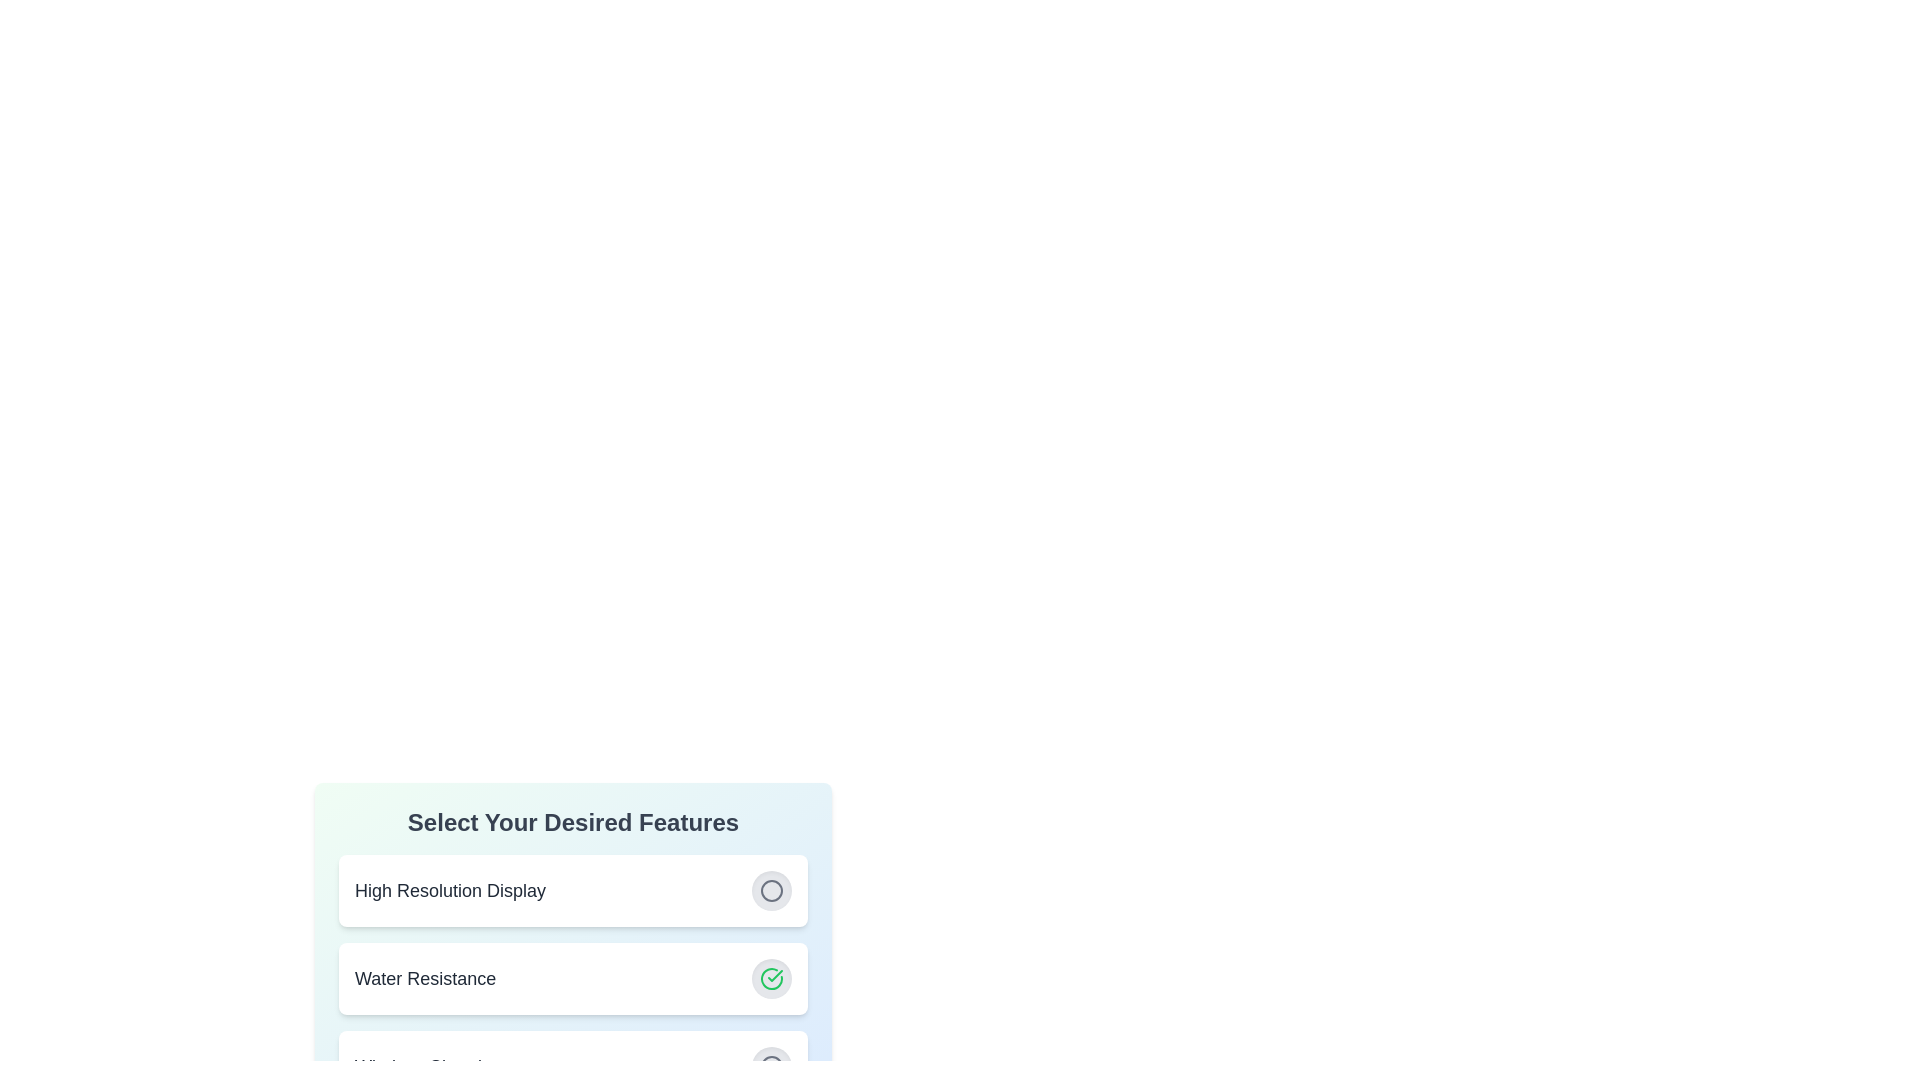 The height and width of the screenshot is (1080, 1920). What do you see at coordinates (771, 890) in the screenshot?
I see `the small SVG Circle styled with a stroke and no fill, located within the list item labeled 'High Resolution Display'` at bounding box center [771, 890].